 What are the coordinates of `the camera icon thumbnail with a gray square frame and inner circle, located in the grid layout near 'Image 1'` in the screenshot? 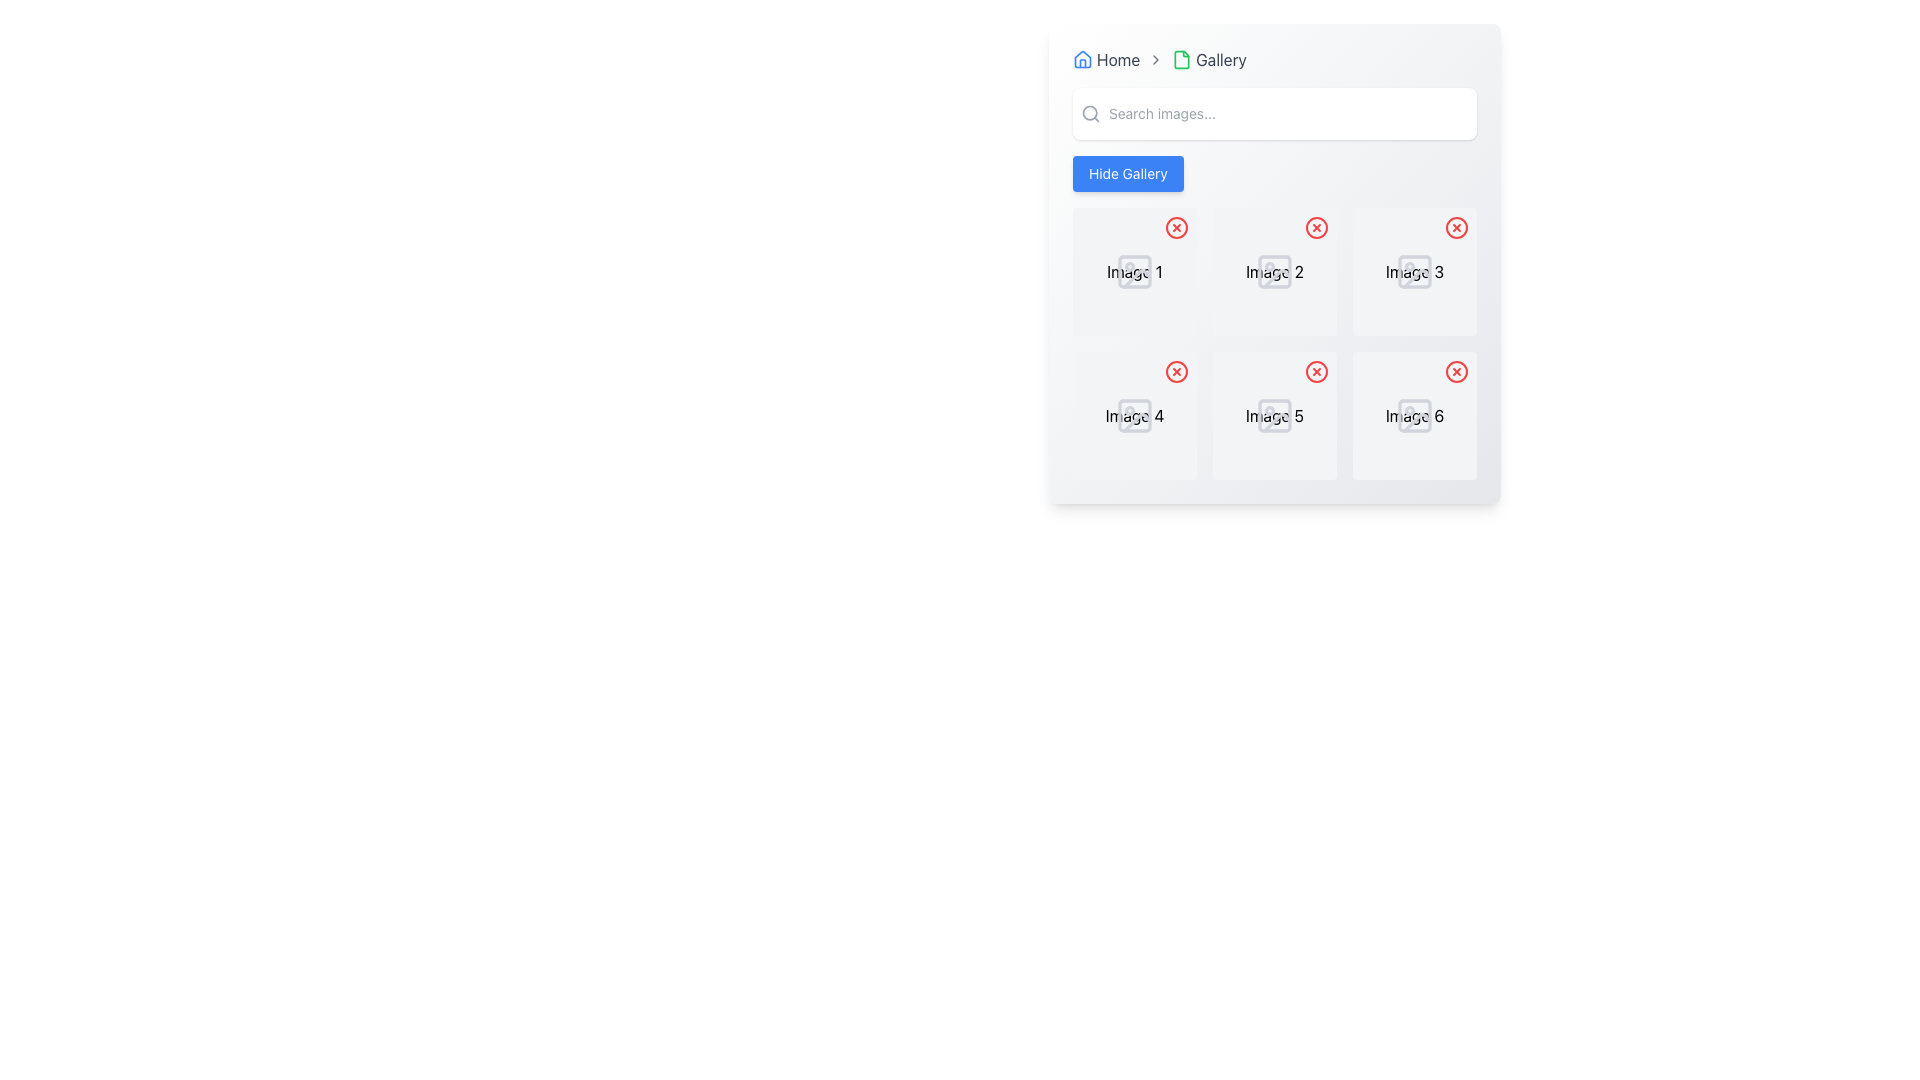 It's located at (1134, 272).